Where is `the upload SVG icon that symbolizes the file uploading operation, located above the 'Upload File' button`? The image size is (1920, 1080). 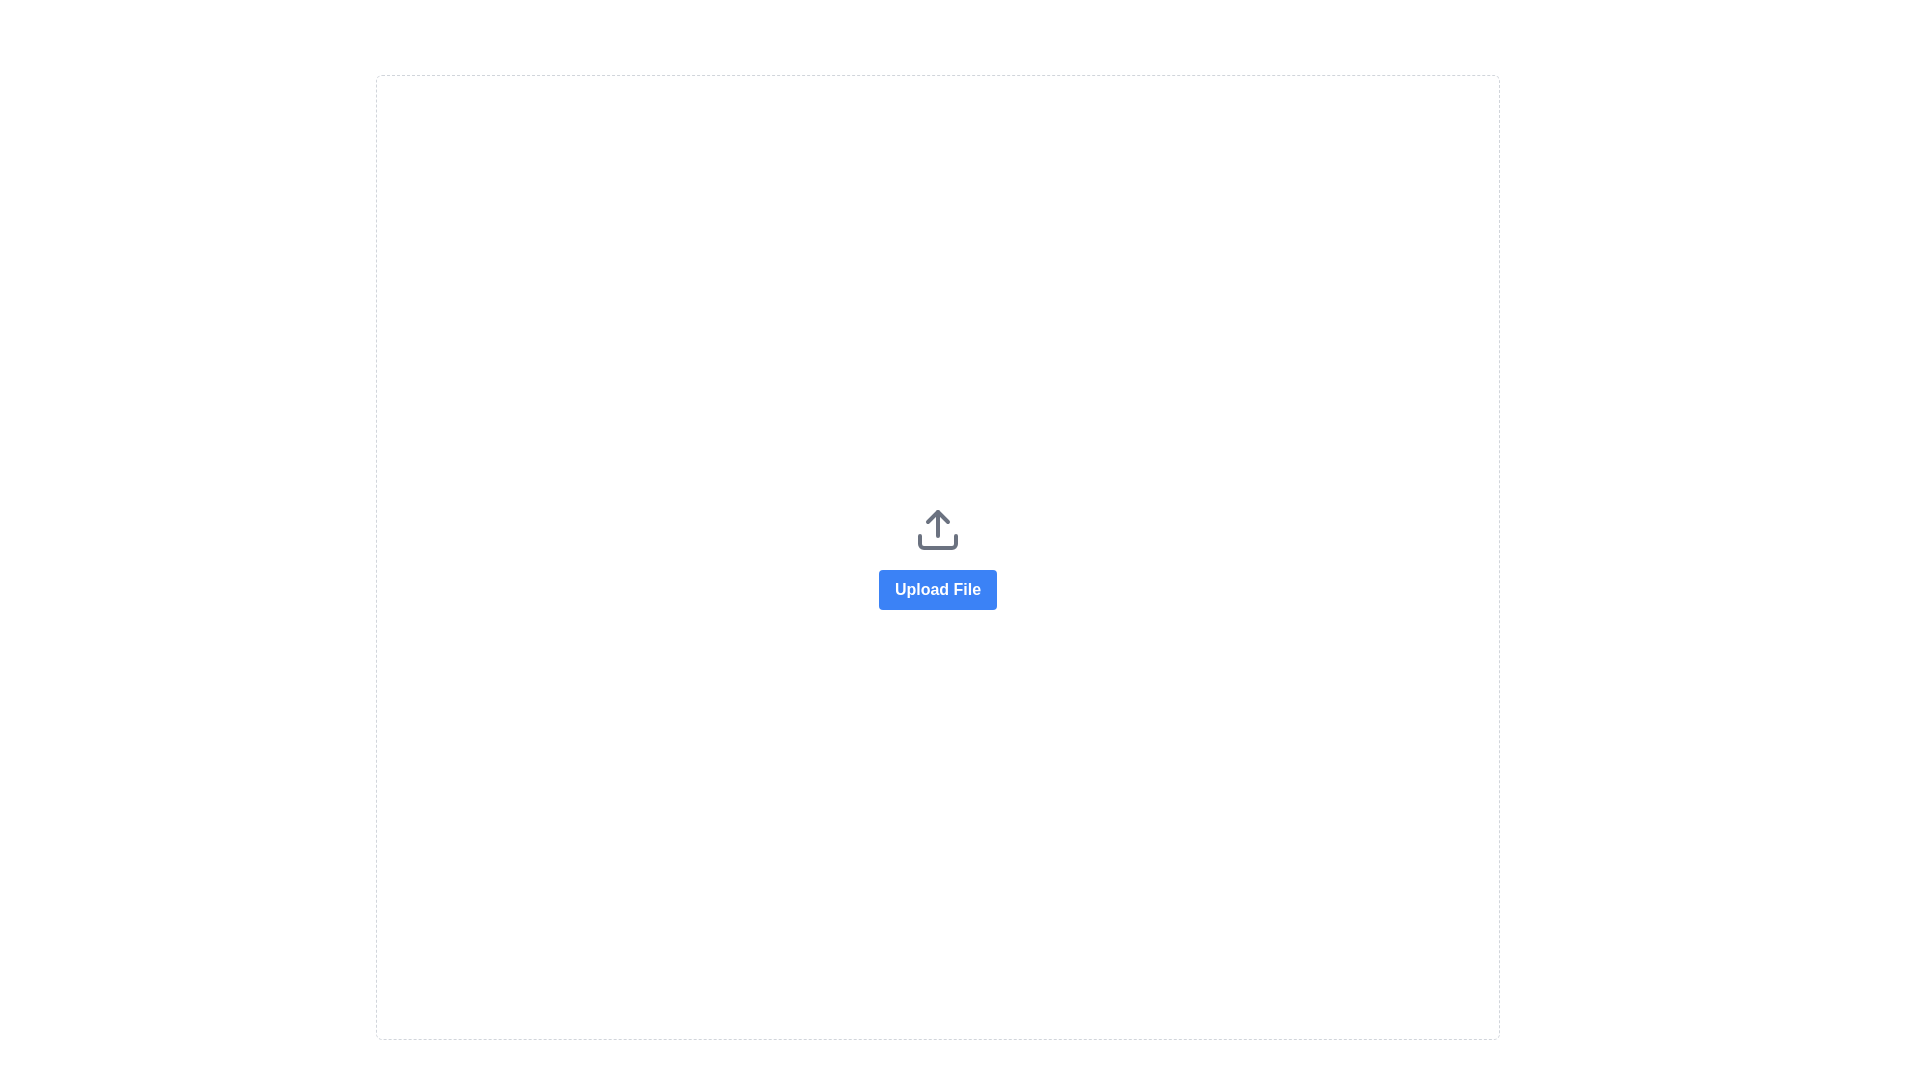
the upload SVG icon that symbolizes the file uploading operation, located above the 'Upload File' button is located at coordinates (936, 528).